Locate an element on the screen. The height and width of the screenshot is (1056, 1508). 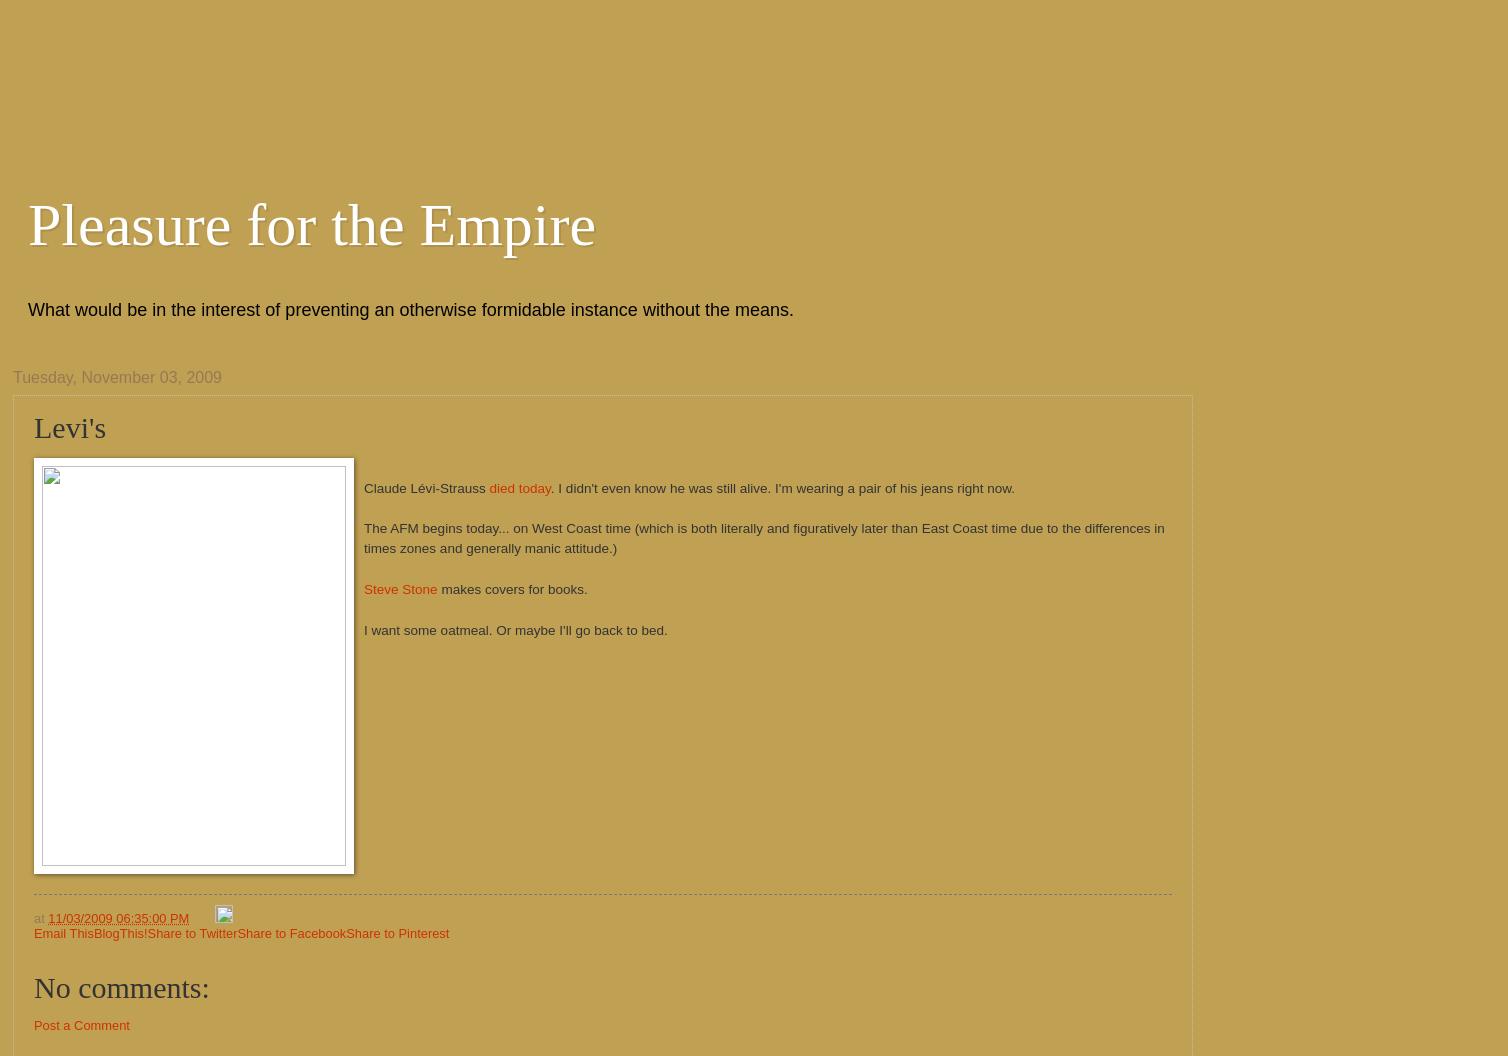
'Steve Stone' is located at coordinates (400, 589).